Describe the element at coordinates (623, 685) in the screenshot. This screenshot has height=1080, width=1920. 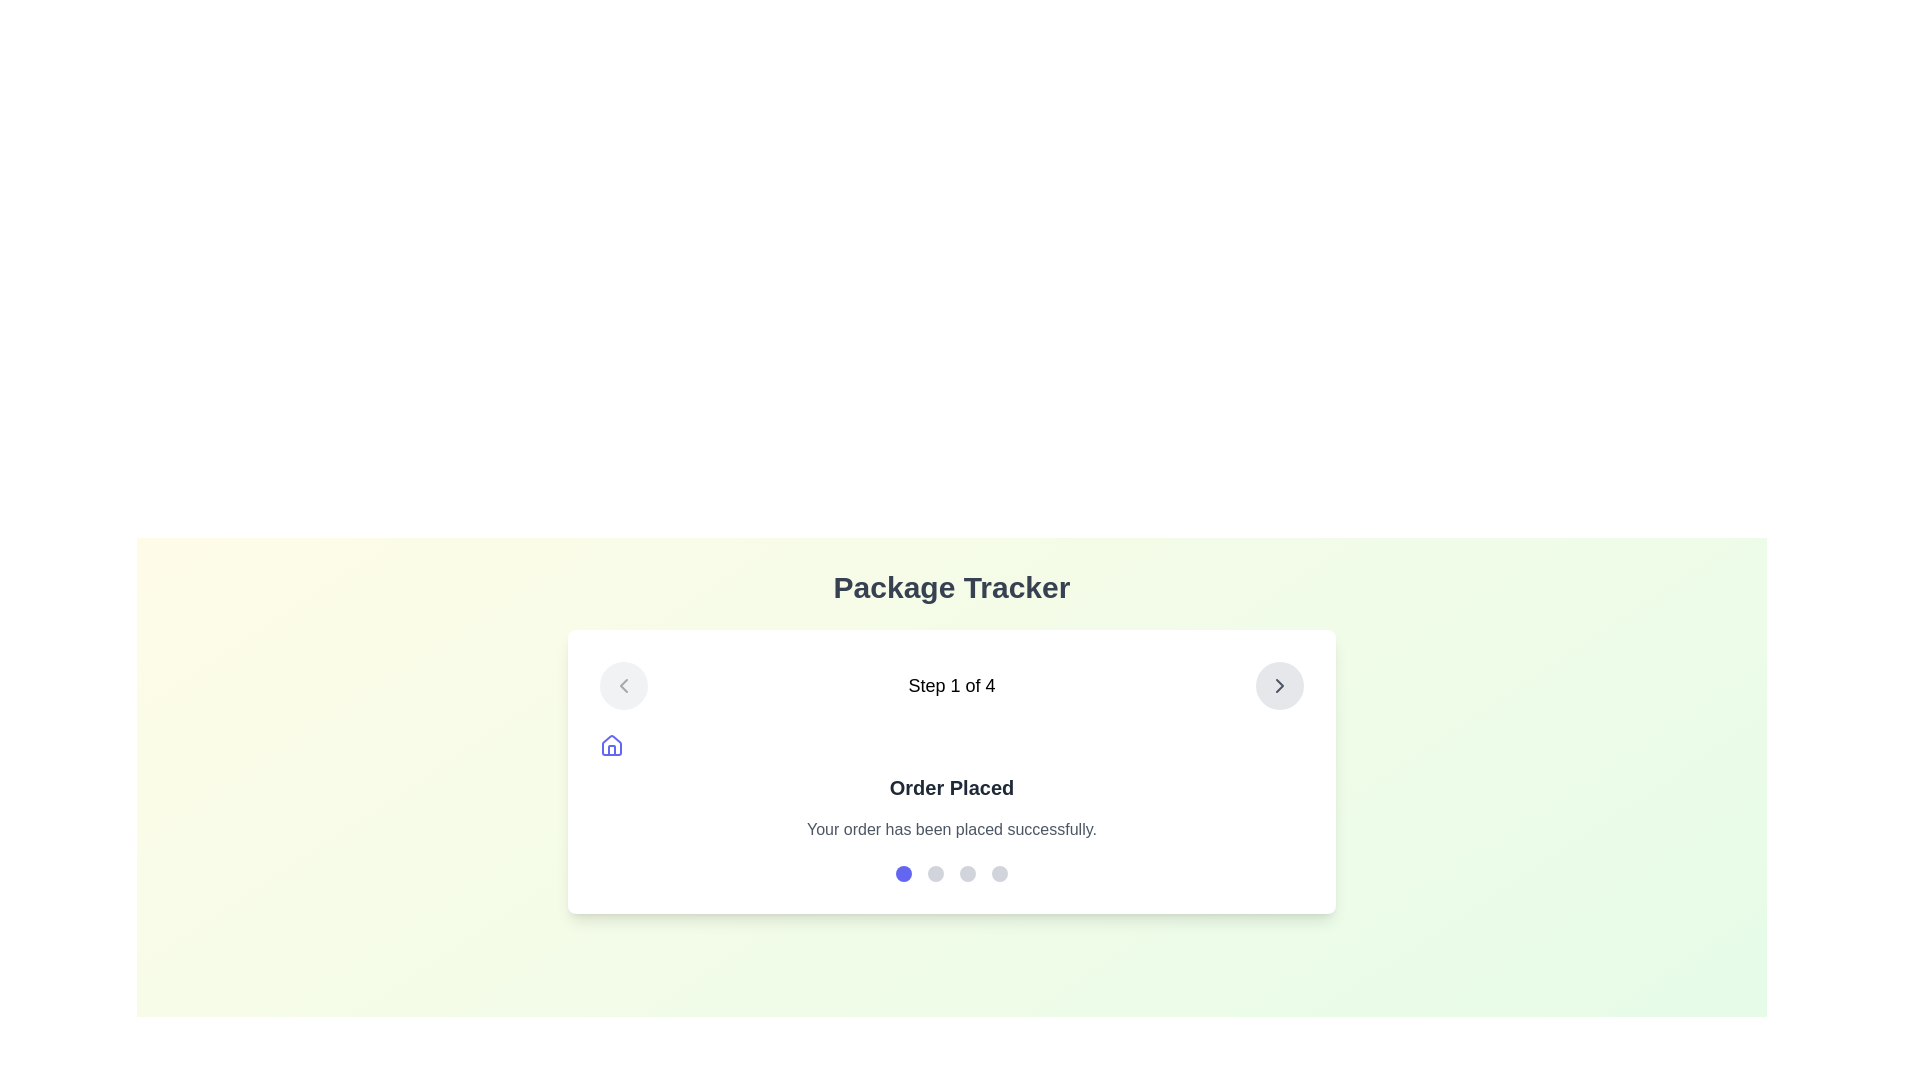
I see `the leftmost circular button with a light gray background and a left-pointing chevron icon` at that location.